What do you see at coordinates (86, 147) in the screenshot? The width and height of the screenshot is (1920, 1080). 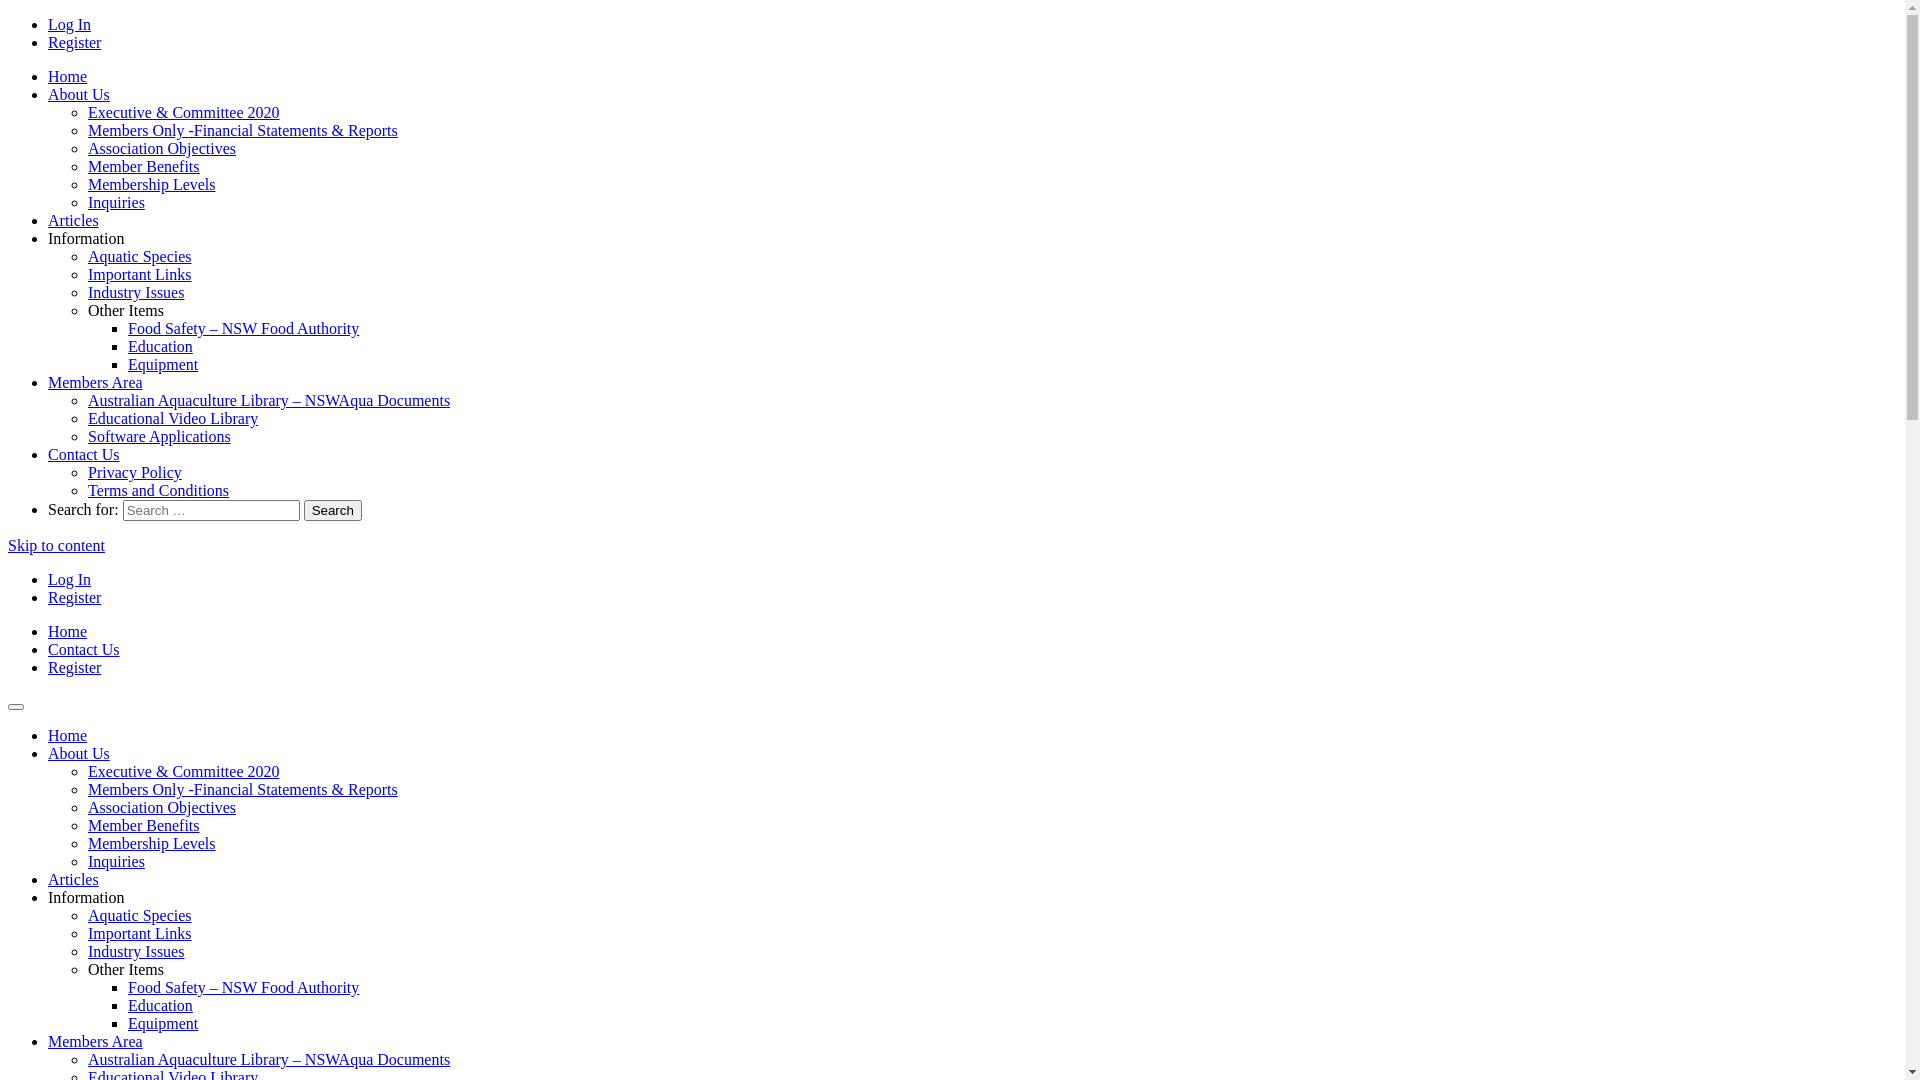 I see `'Association Objectives'` at bounding box center [86, 147].